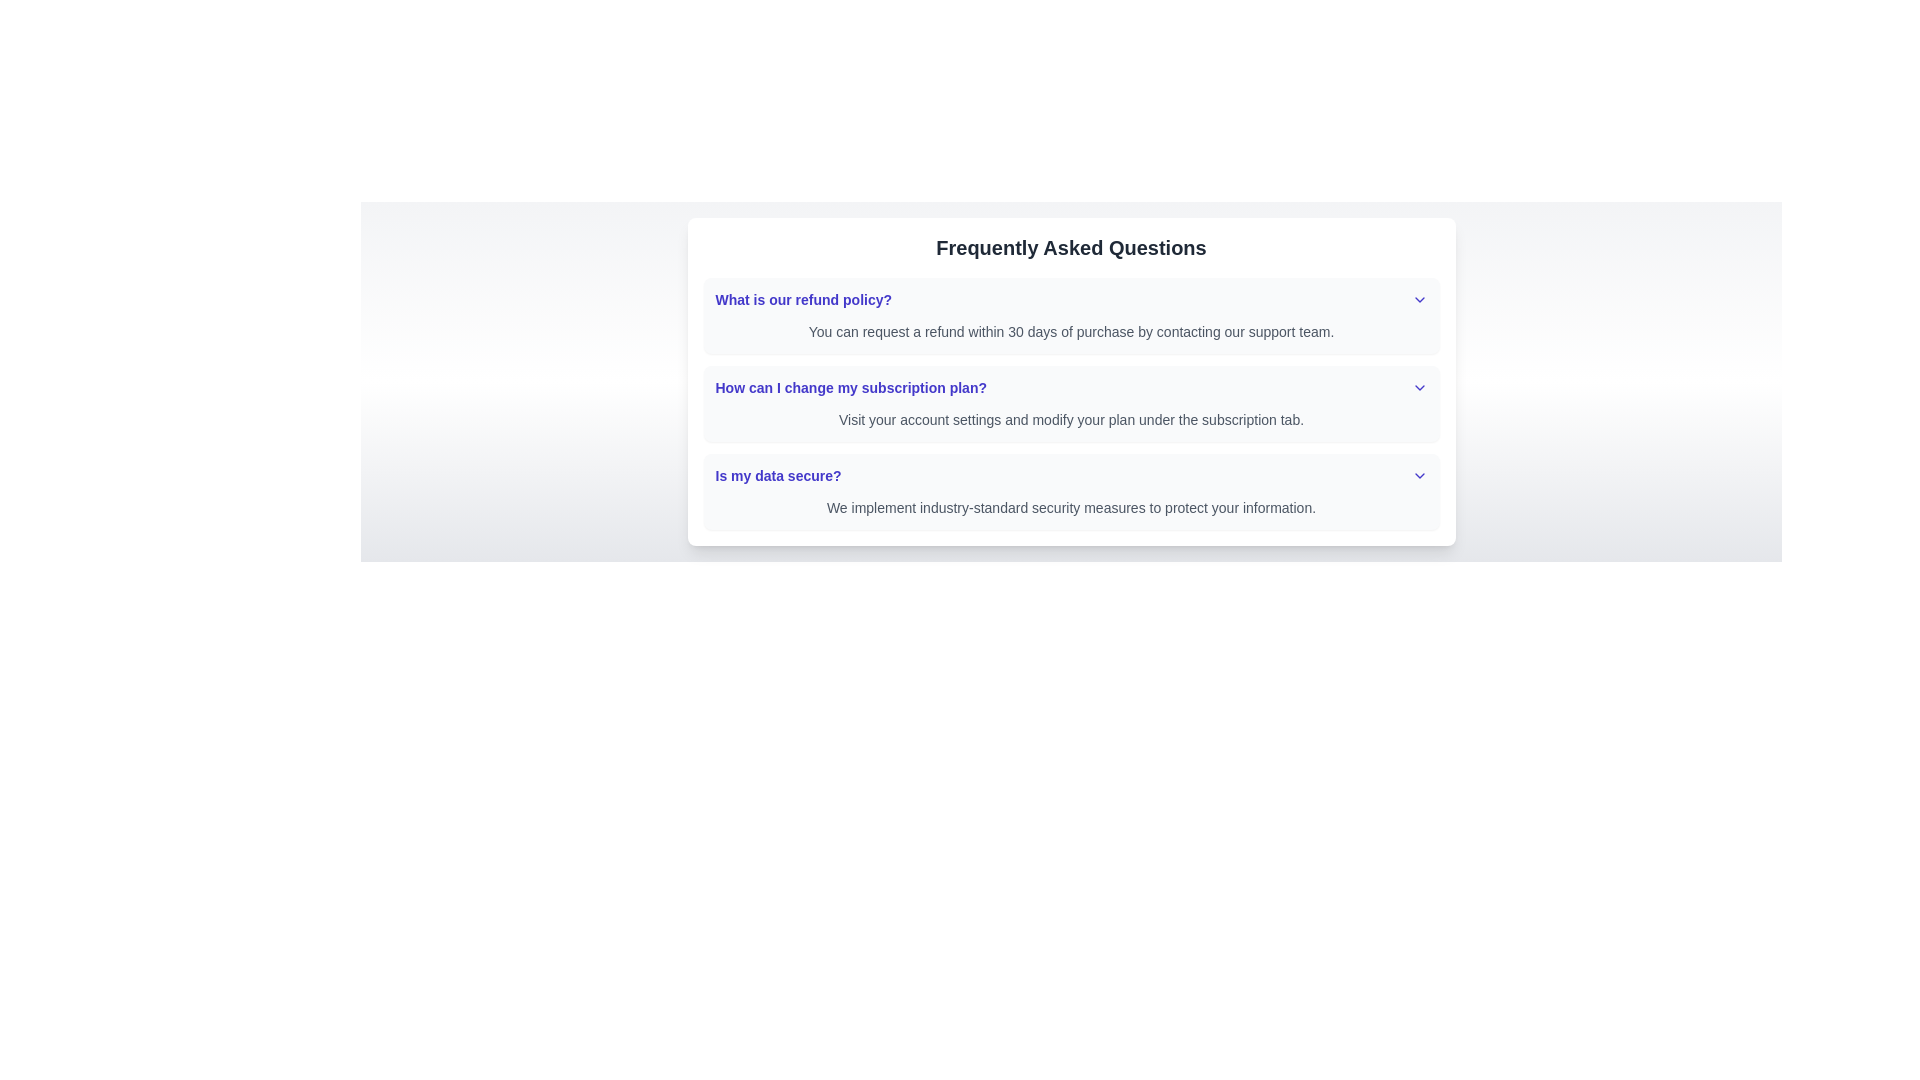  I want to click on detailed instructions provided in the Text Display below the question 'How can I change my subscription plan?', so click(1070, 419).